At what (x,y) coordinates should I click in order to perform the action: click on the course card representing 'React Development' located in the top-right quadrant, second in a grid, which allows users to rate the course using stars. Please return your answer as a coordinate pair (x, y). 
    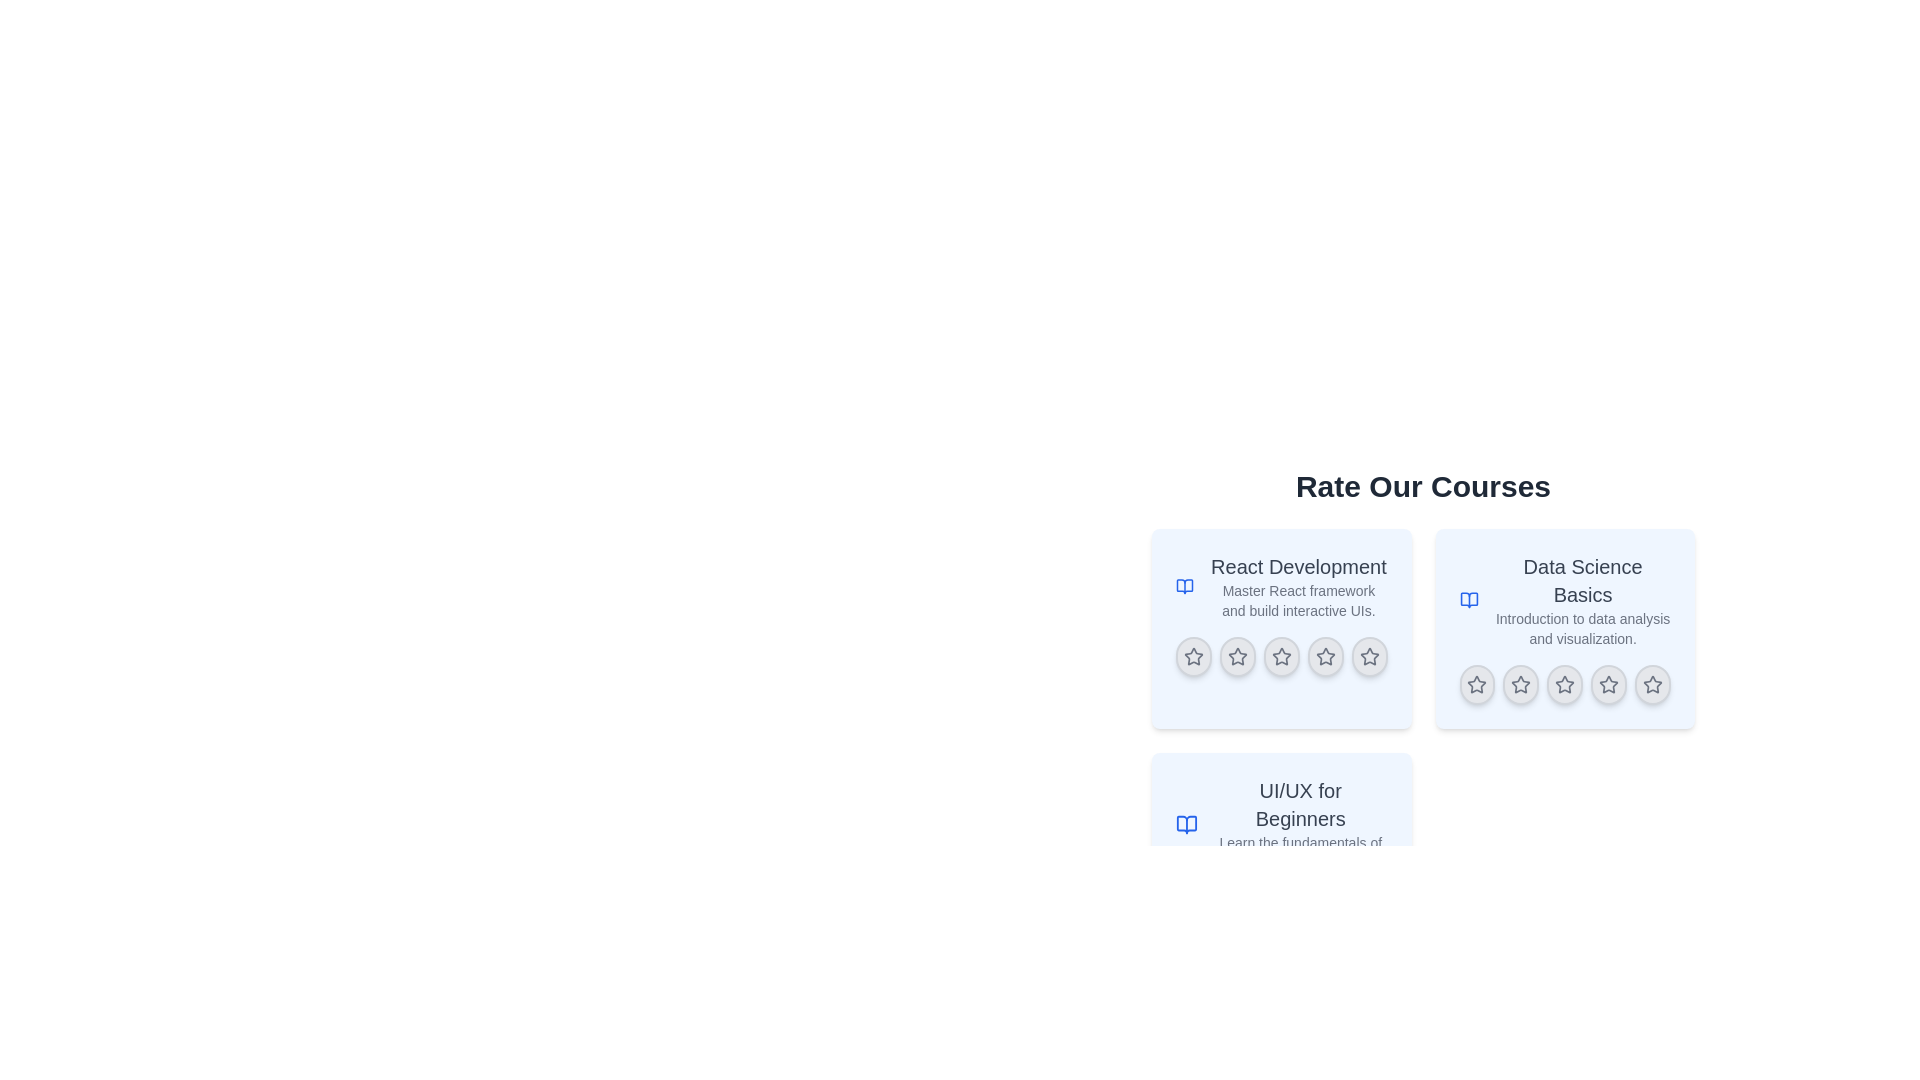
    Looking at the image, I should click on (1564, 627).